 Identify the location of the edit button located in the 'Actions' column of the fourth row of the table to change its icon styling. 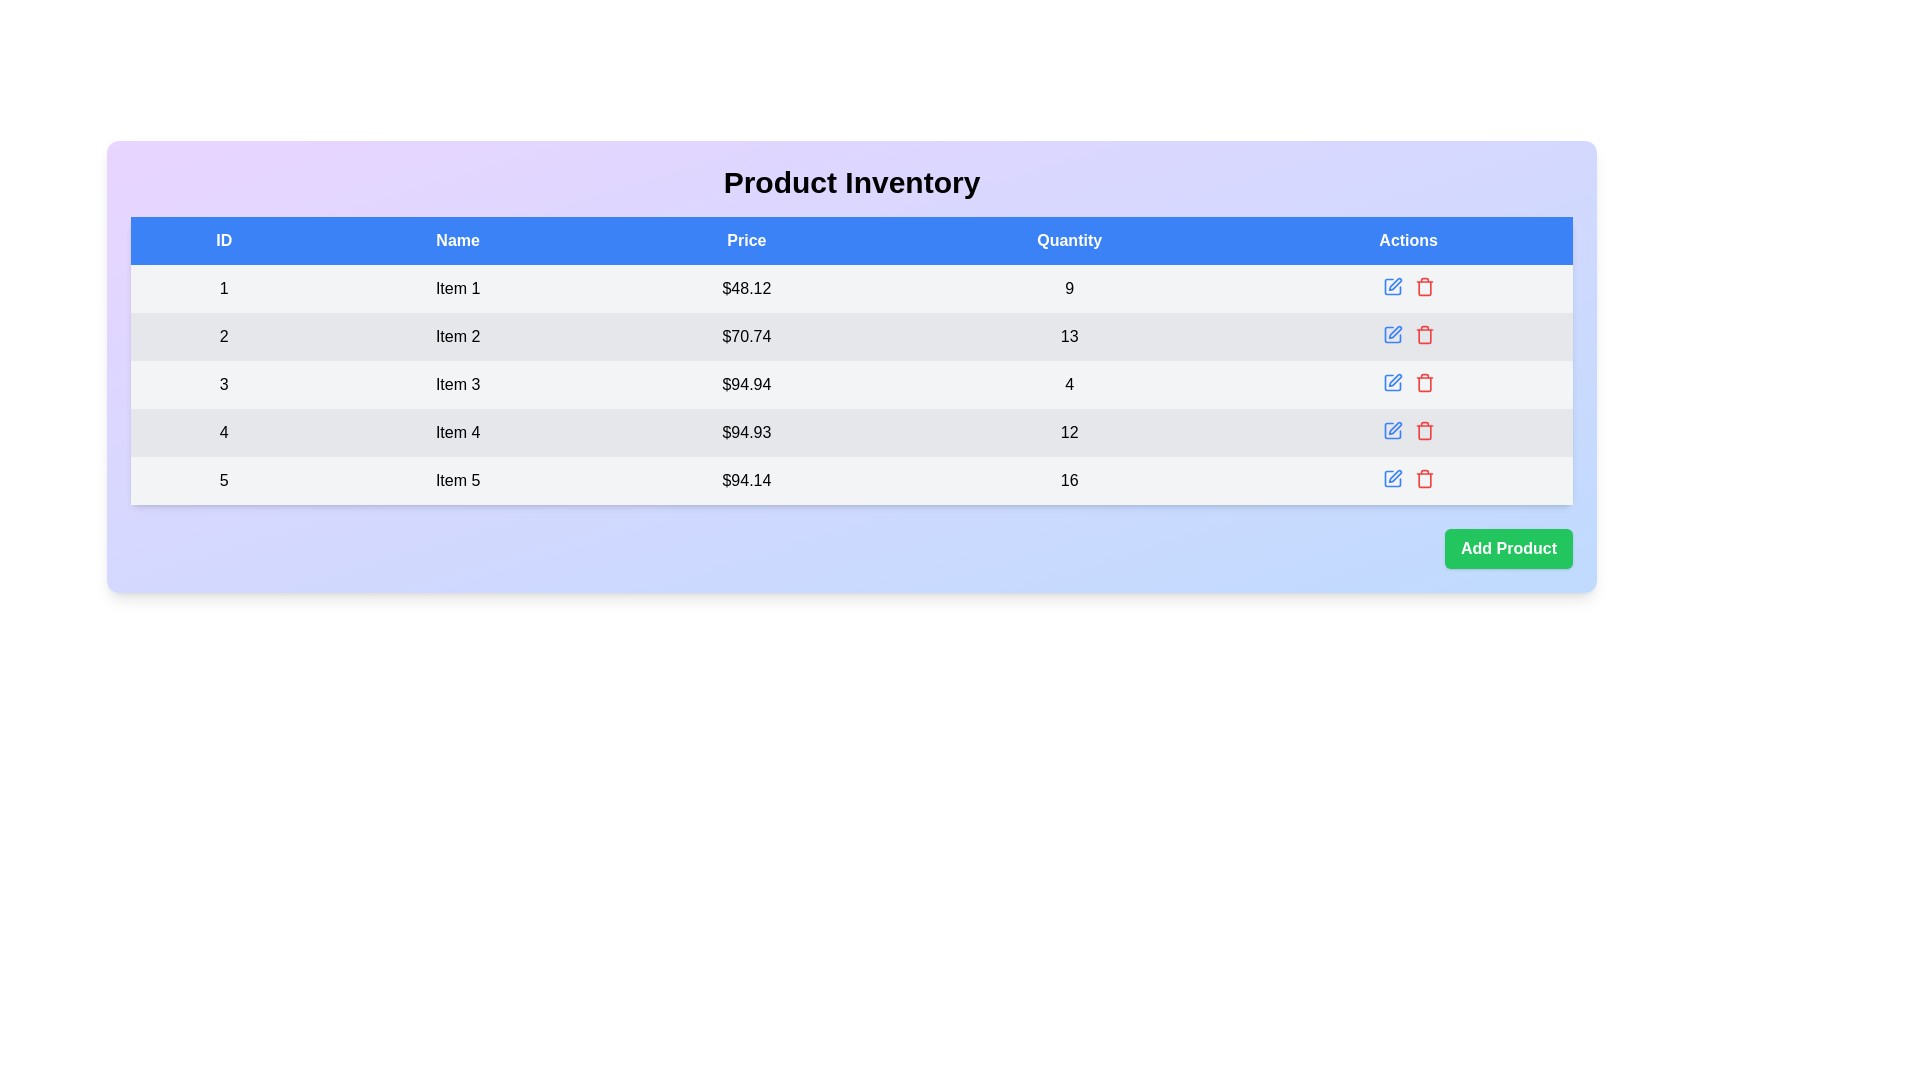
(1391, 430).